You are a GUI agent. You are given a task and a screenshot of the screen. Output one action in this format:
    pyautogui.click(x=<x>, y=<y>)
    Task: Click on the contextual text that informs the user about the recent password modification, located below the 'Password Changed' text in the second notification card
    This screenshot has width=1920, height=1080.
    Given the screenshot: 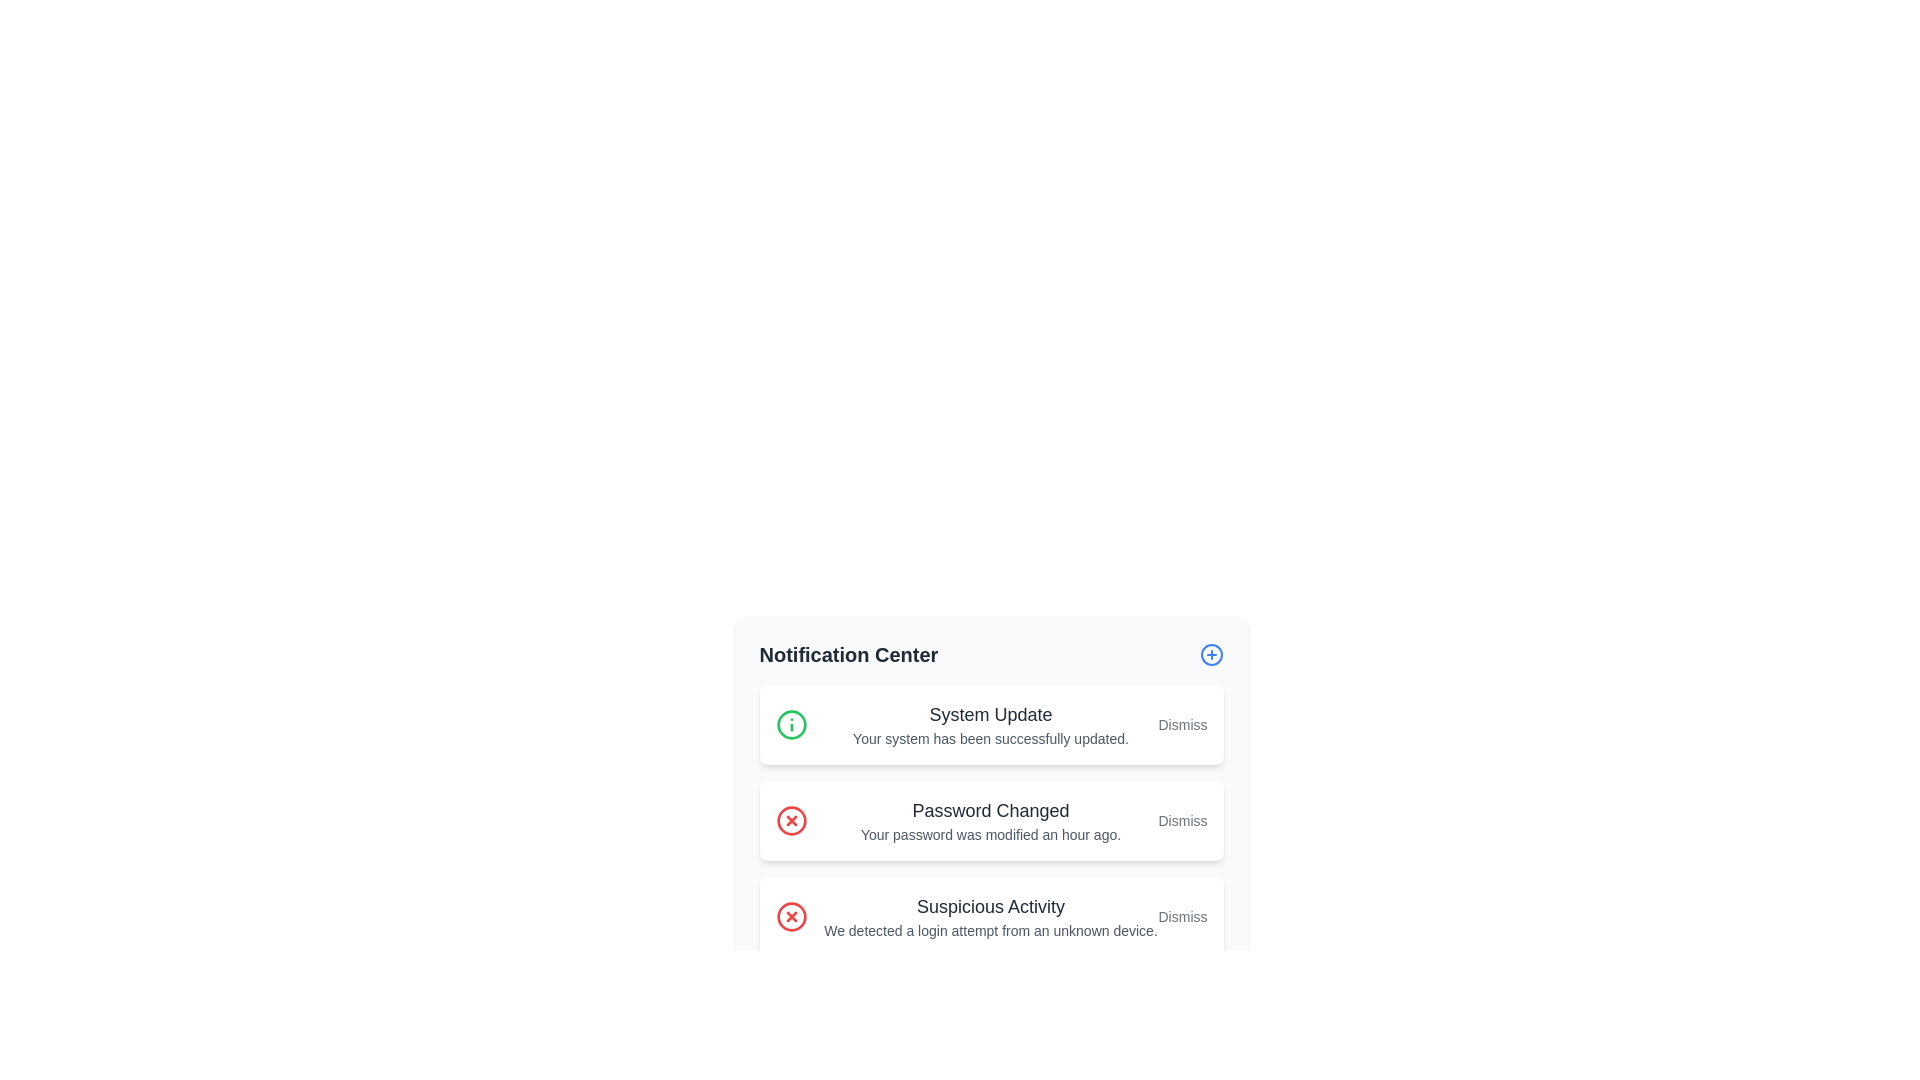 What is the action you would take?
    pyautogui.click(x=990, y=834)
    